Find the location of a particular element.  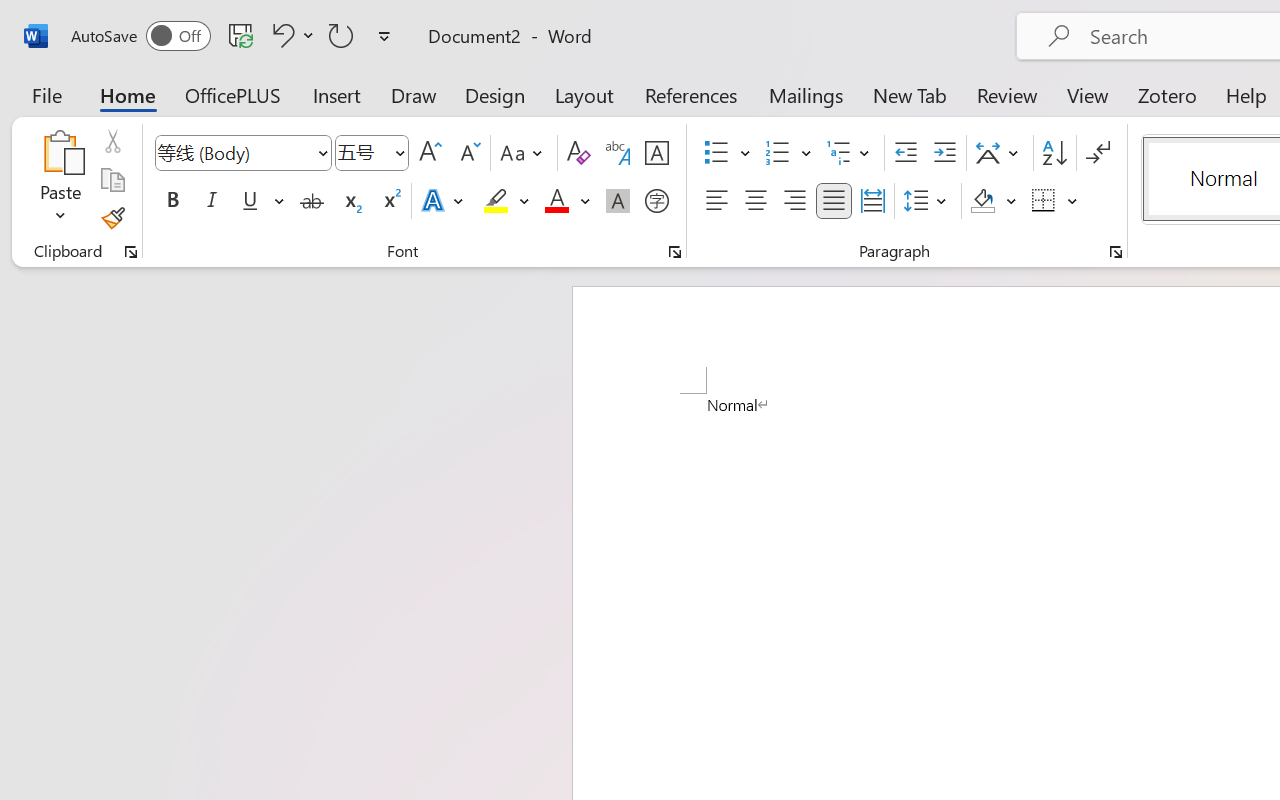

'Subscript' is located at coordinates (350, 201).